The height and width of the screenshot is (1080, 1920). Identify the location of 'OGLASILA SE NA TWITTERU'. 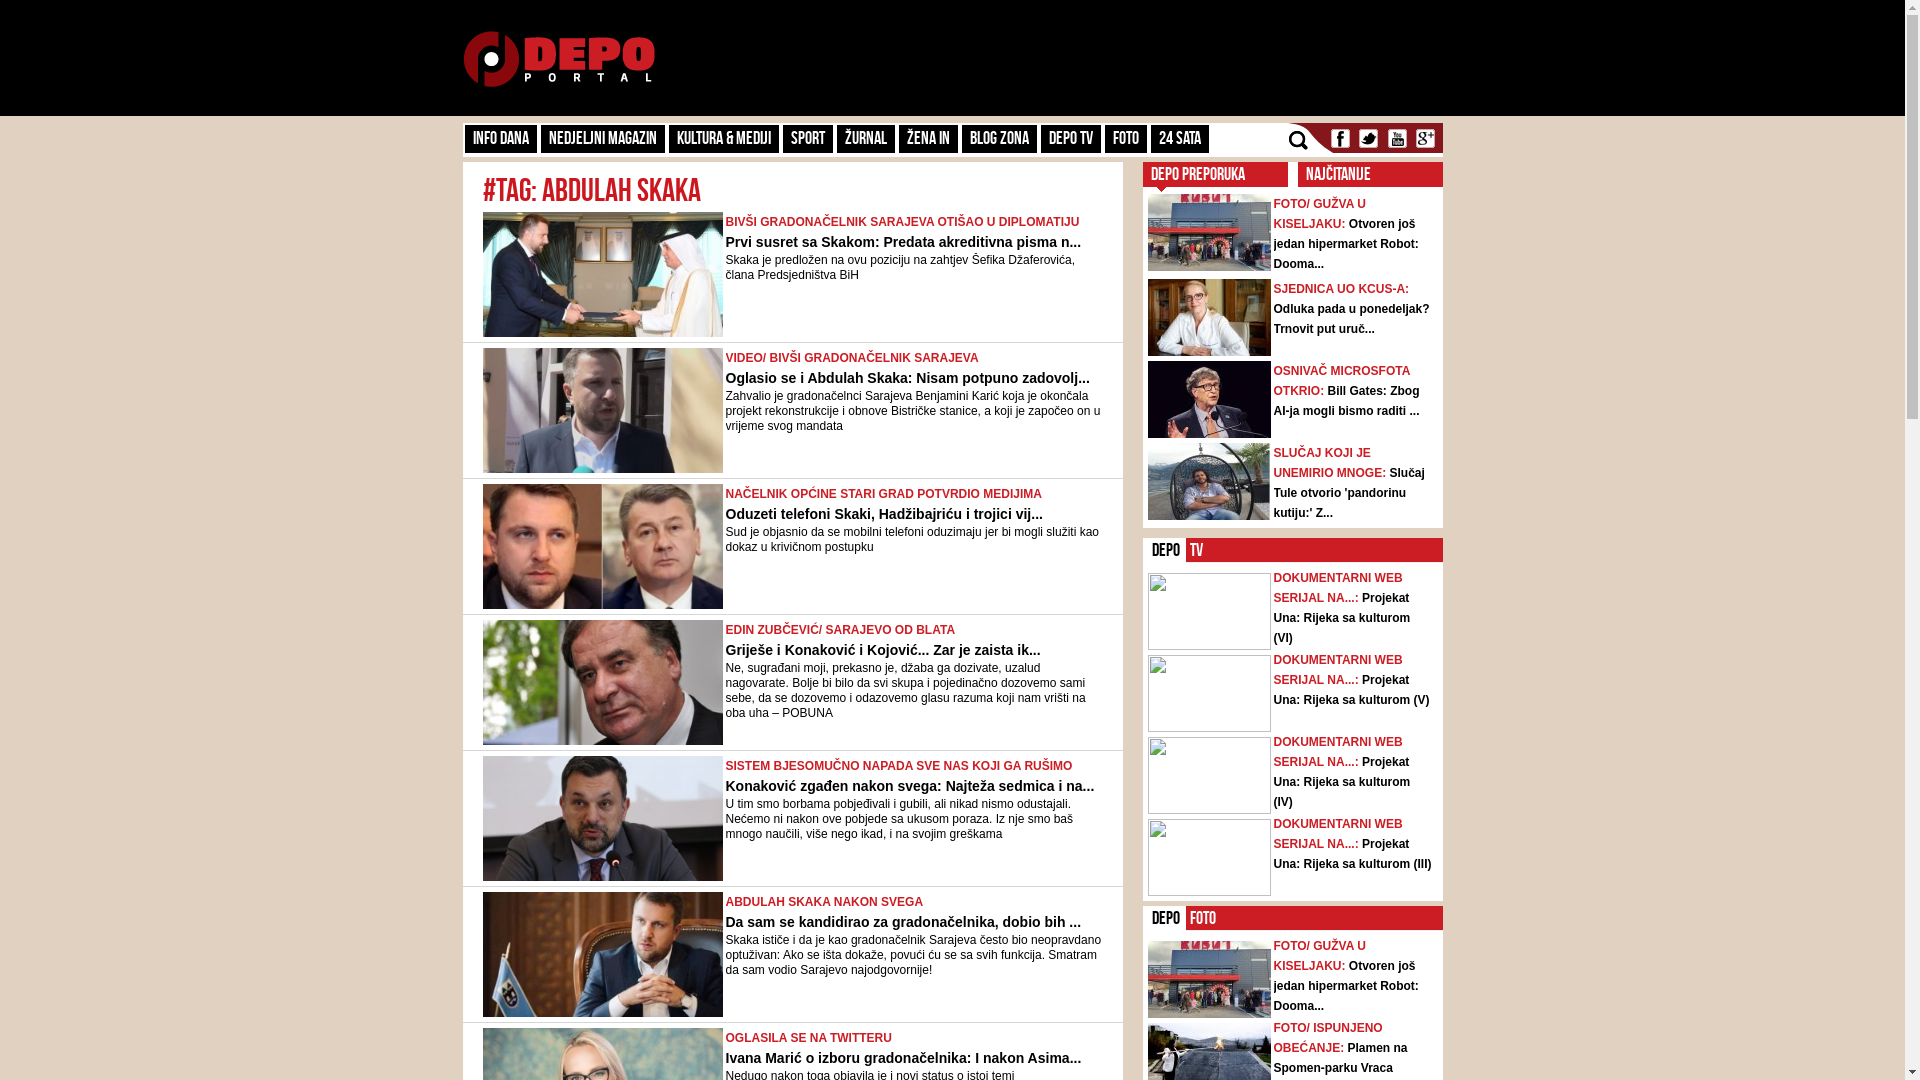
(809, 1036).